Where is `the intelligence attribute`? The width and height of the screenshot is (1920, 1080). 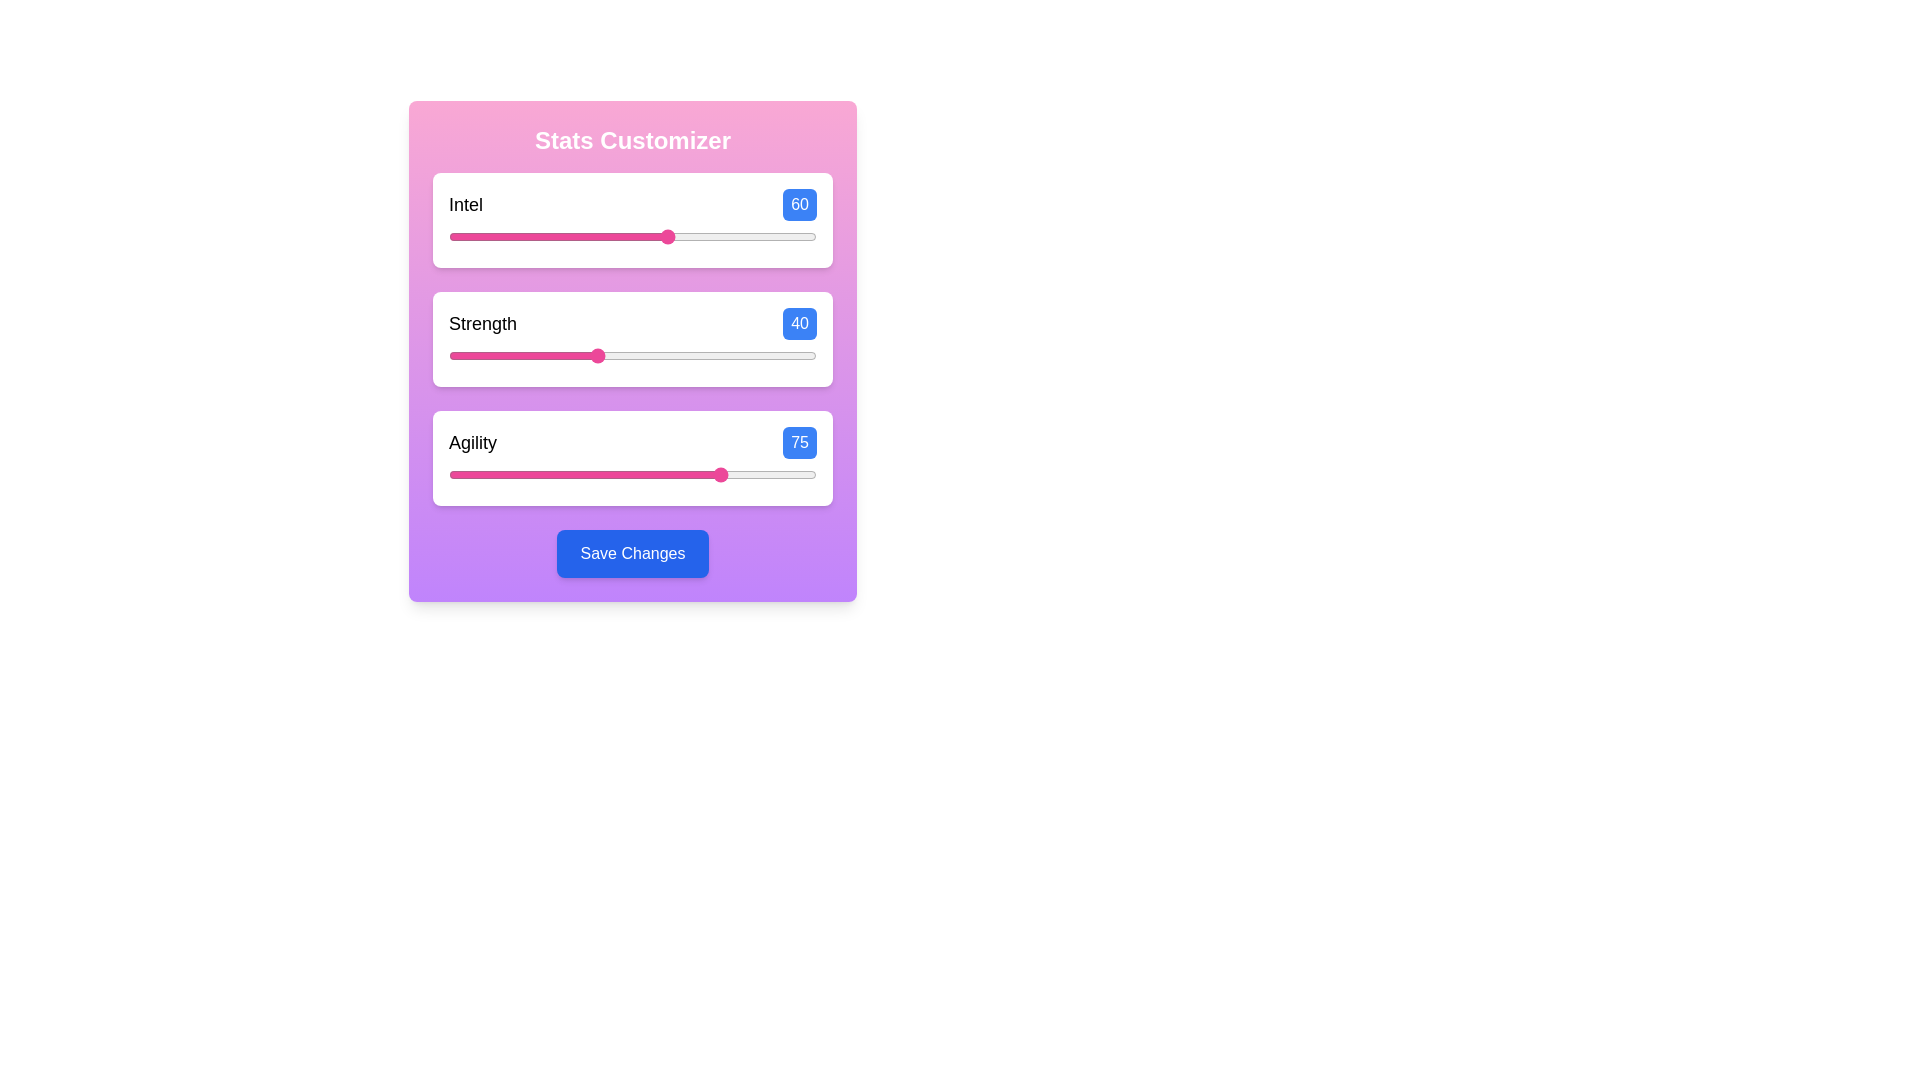
the intelligence attribute is located at coordinates (702, 235).